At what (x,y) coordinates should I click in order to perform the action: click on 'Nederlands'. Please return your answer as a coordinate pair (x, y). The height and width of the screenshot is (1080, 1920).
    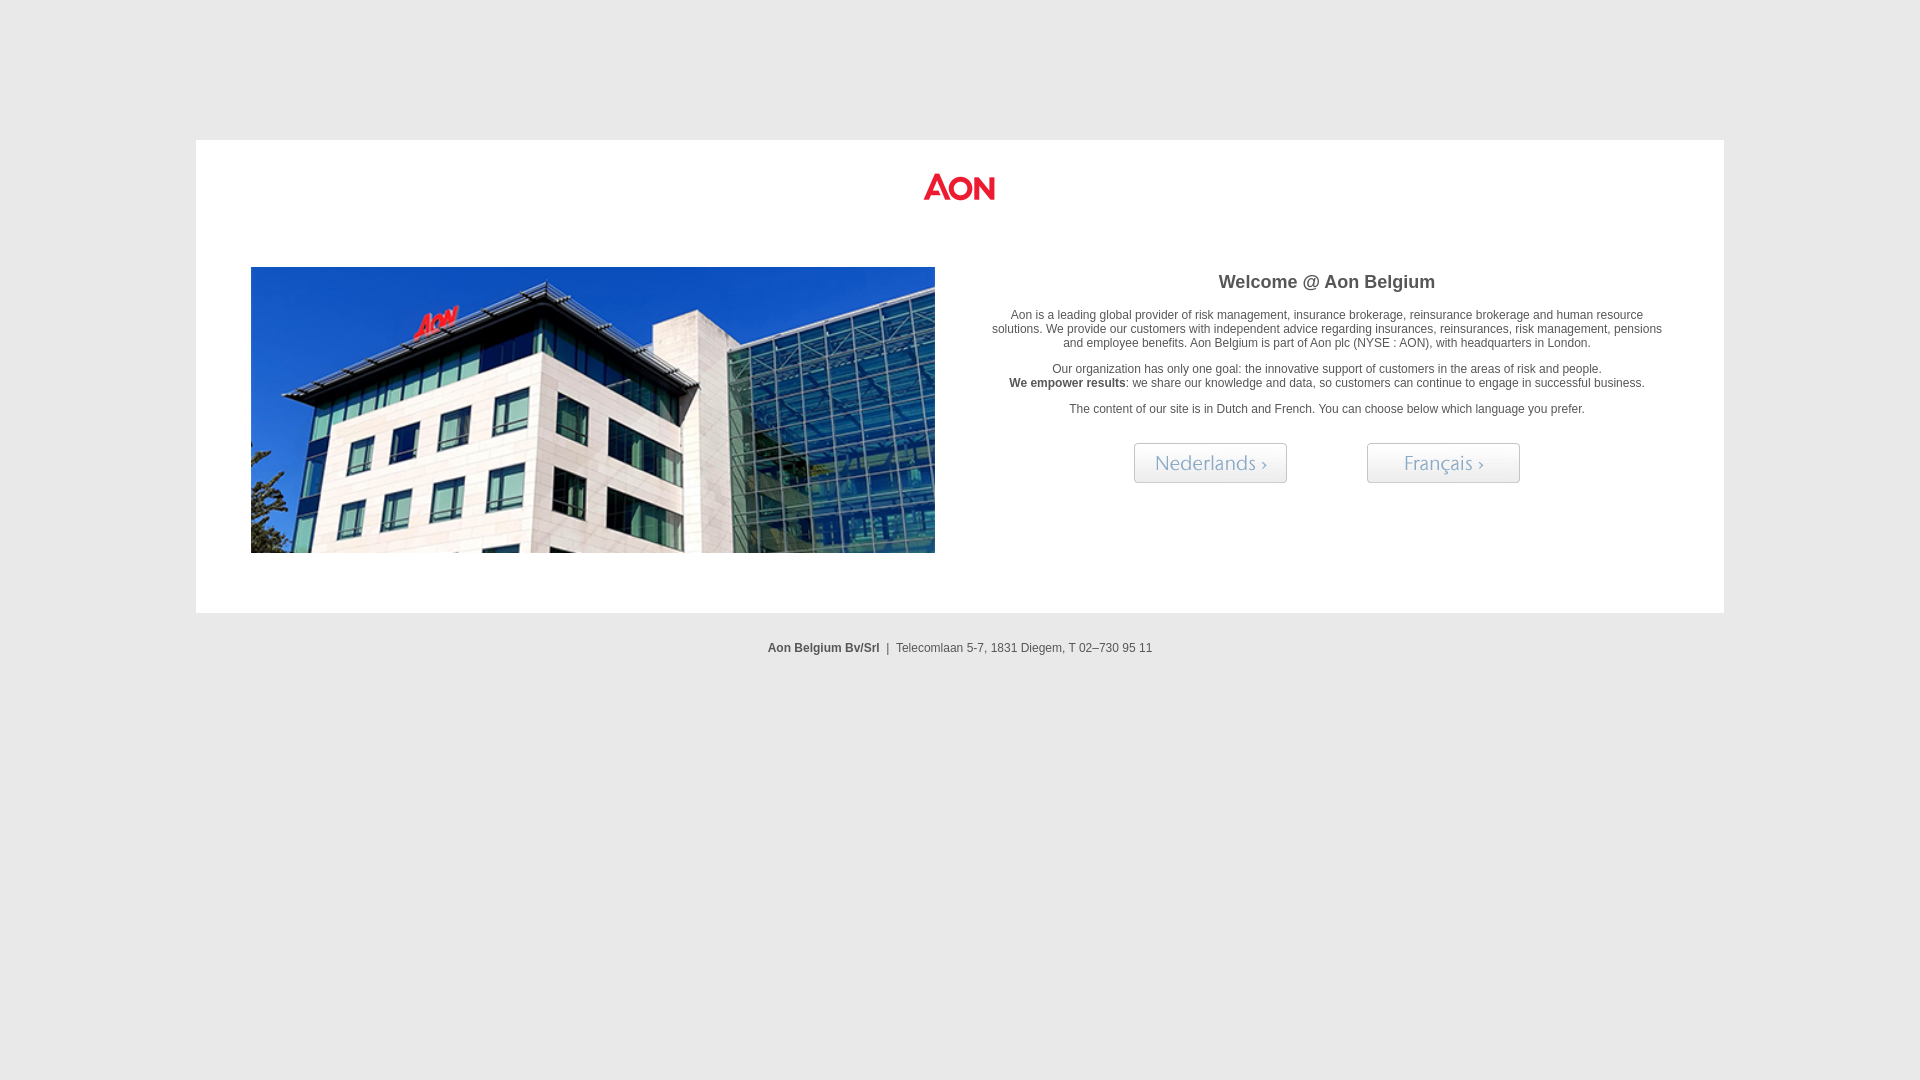
    Looking at the image, I should click on (1133, 462).